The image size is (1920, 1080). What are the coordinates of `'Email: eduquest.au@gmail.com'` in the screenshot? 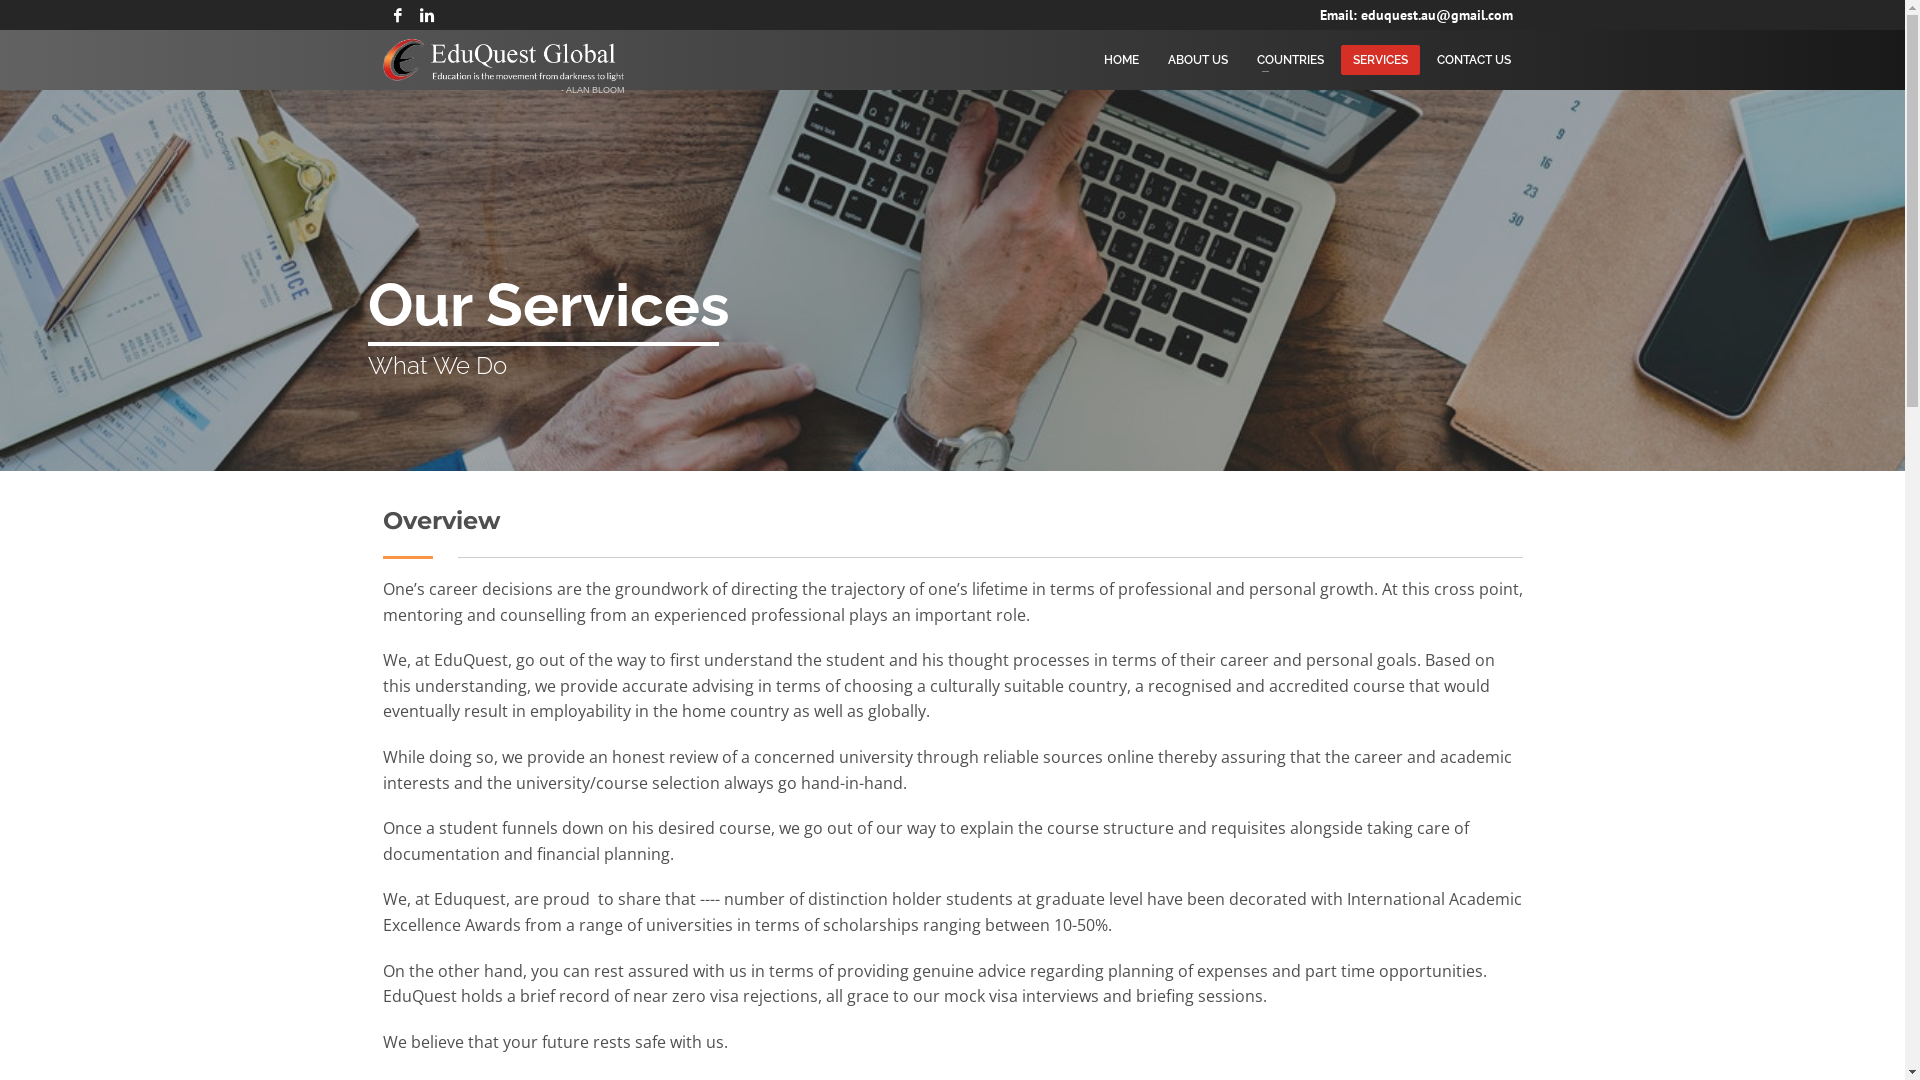 It's located at (1415, 15).